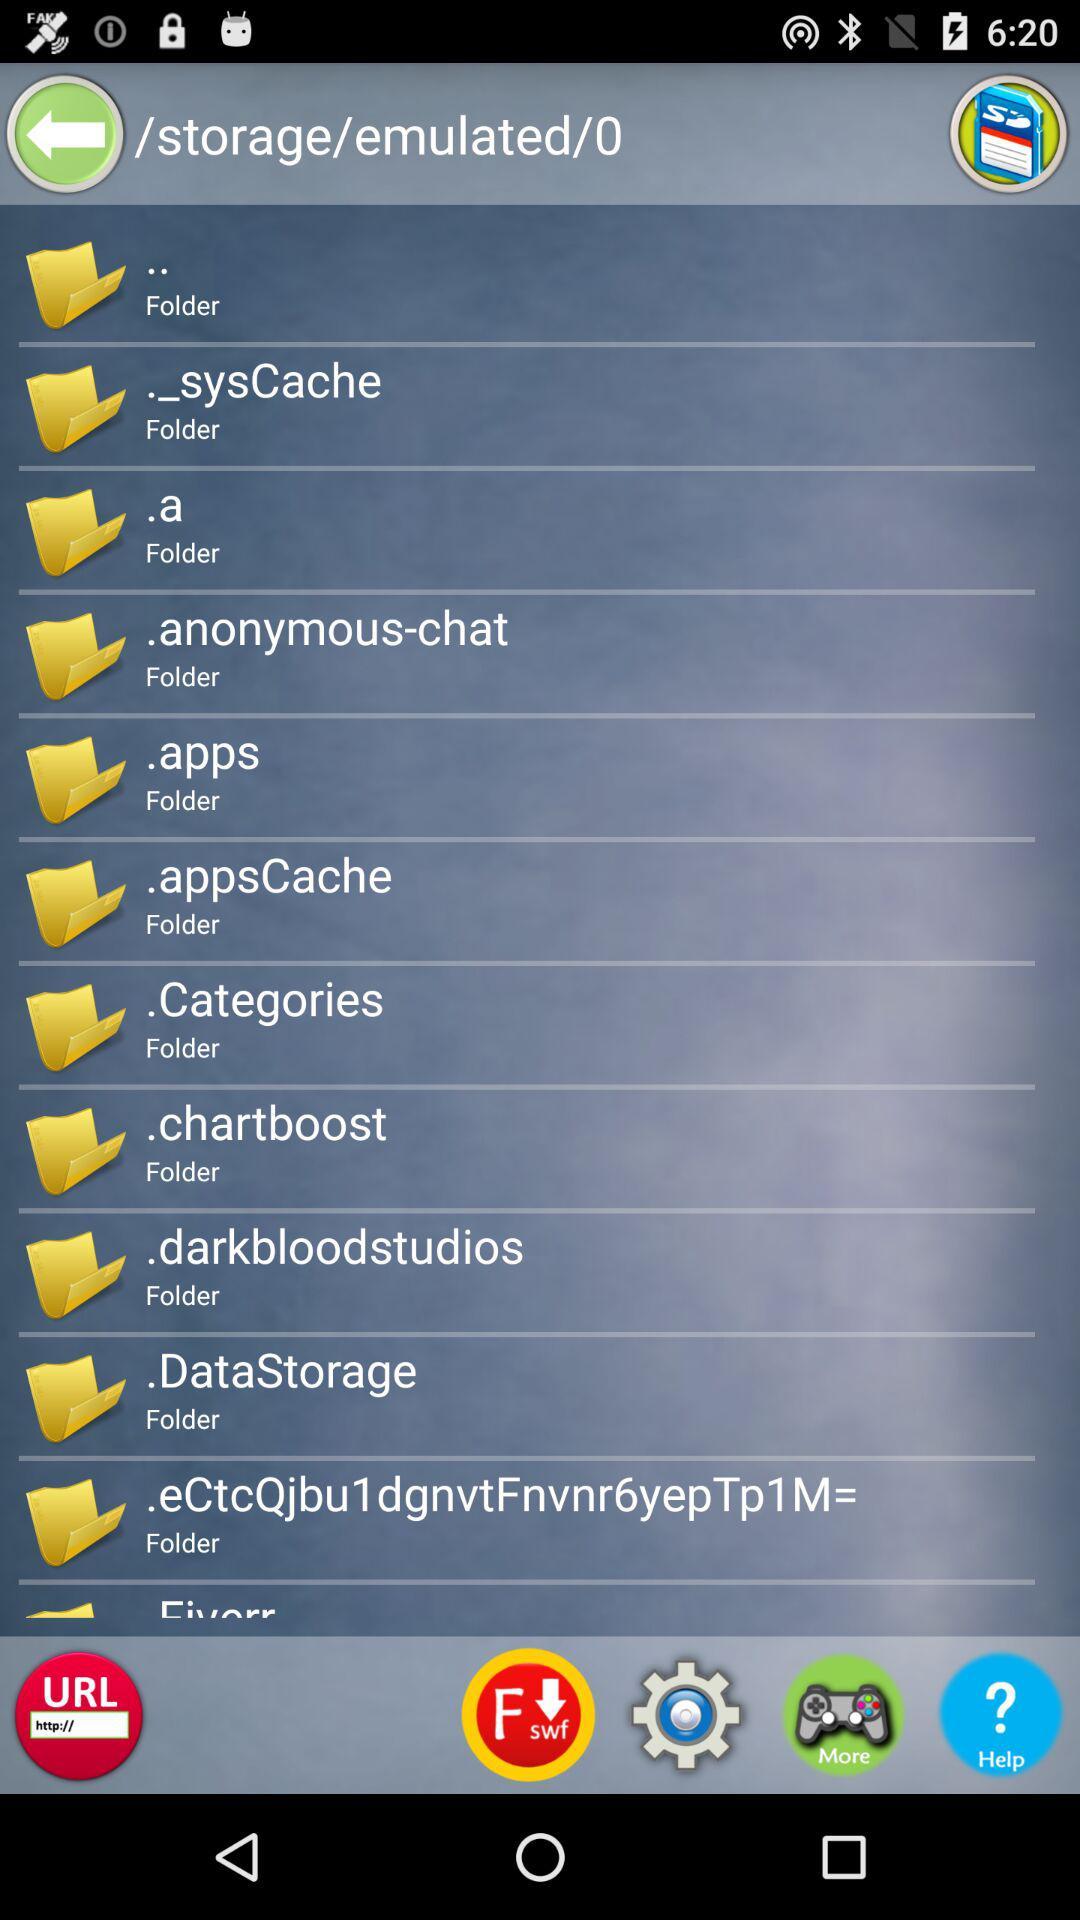  What do you see at coordinates (685, 1835) in the screenshot?
I see `the settings icon` at bounding box center [685, 1835].